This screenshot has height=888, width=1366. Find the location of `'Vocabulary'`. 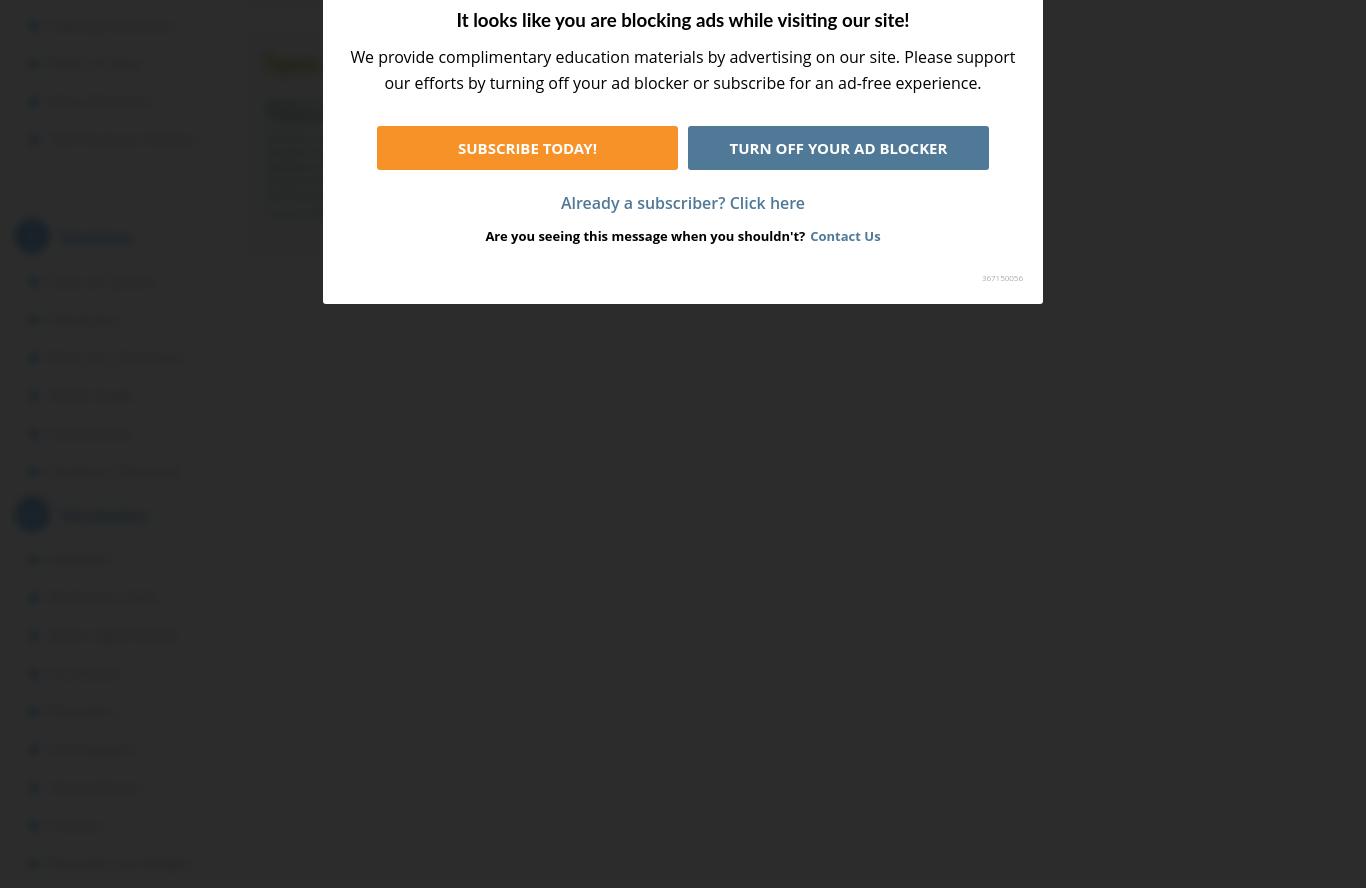

'Vocabulary' is located at coordinates (104, 515).